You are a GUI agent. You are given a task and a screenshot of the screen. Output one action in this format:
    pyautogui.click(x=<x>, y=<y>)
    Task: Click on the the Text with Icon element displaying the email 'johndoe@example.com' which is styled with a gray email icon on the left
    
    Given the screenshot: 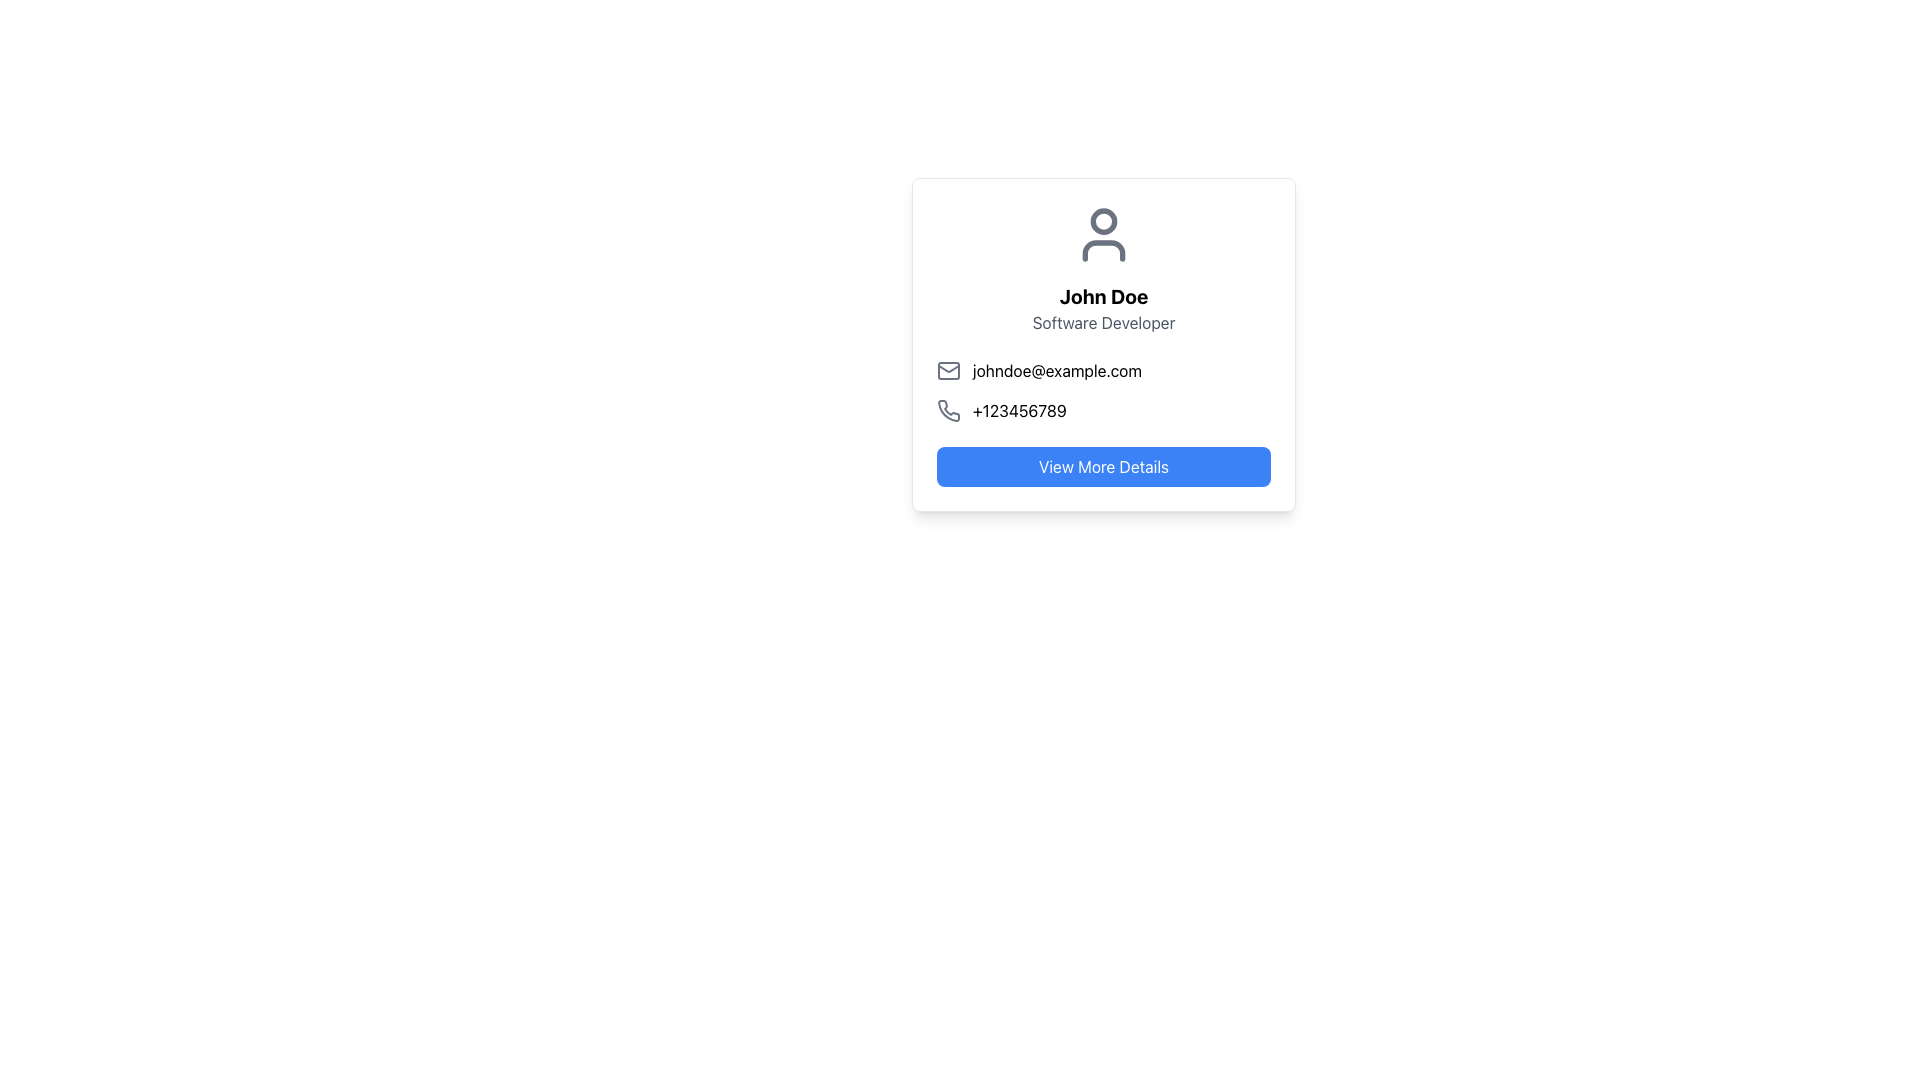 What is the action you would take?
    pyautogui.click(x=1103, y=370)
    